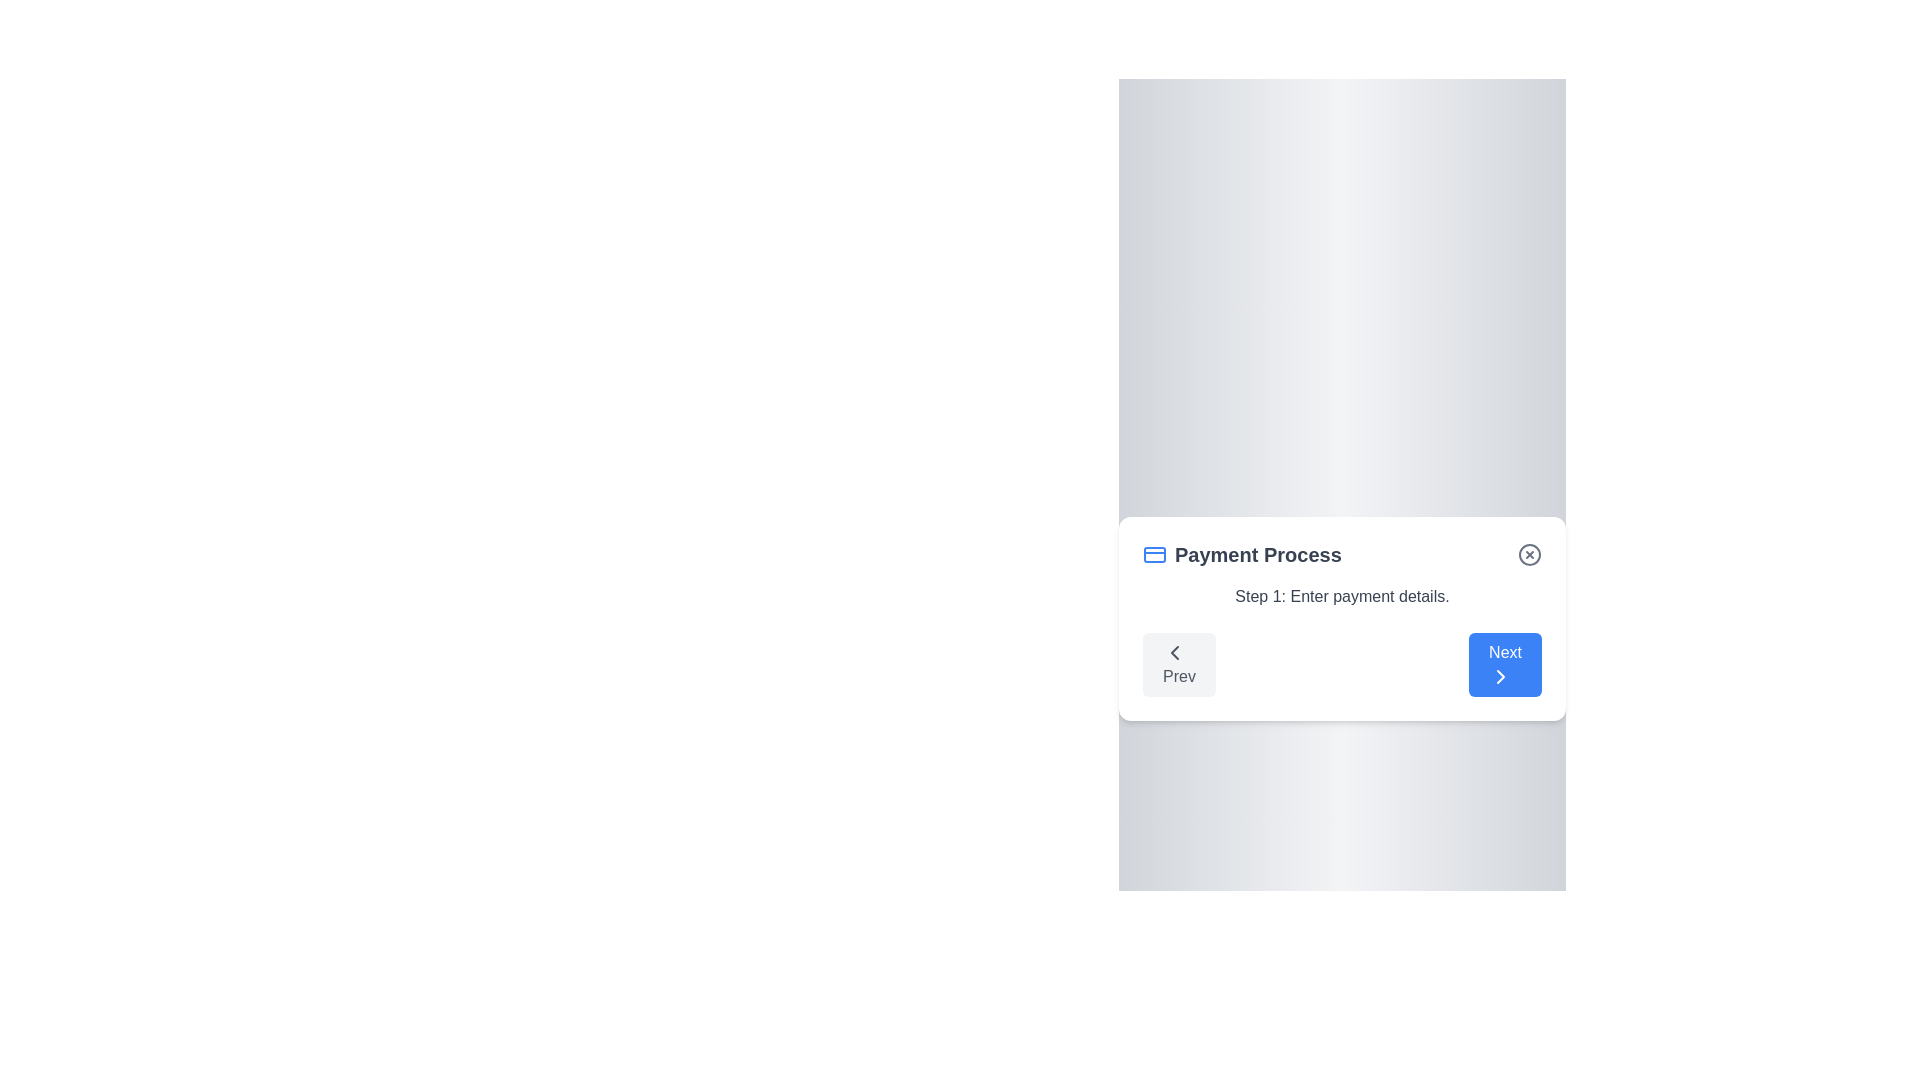  I want to click on left-pointing chevron icon inside the 'Prev' button, which is located on the left side of the modal footer containing navigation buttons, so click(1175, 652).